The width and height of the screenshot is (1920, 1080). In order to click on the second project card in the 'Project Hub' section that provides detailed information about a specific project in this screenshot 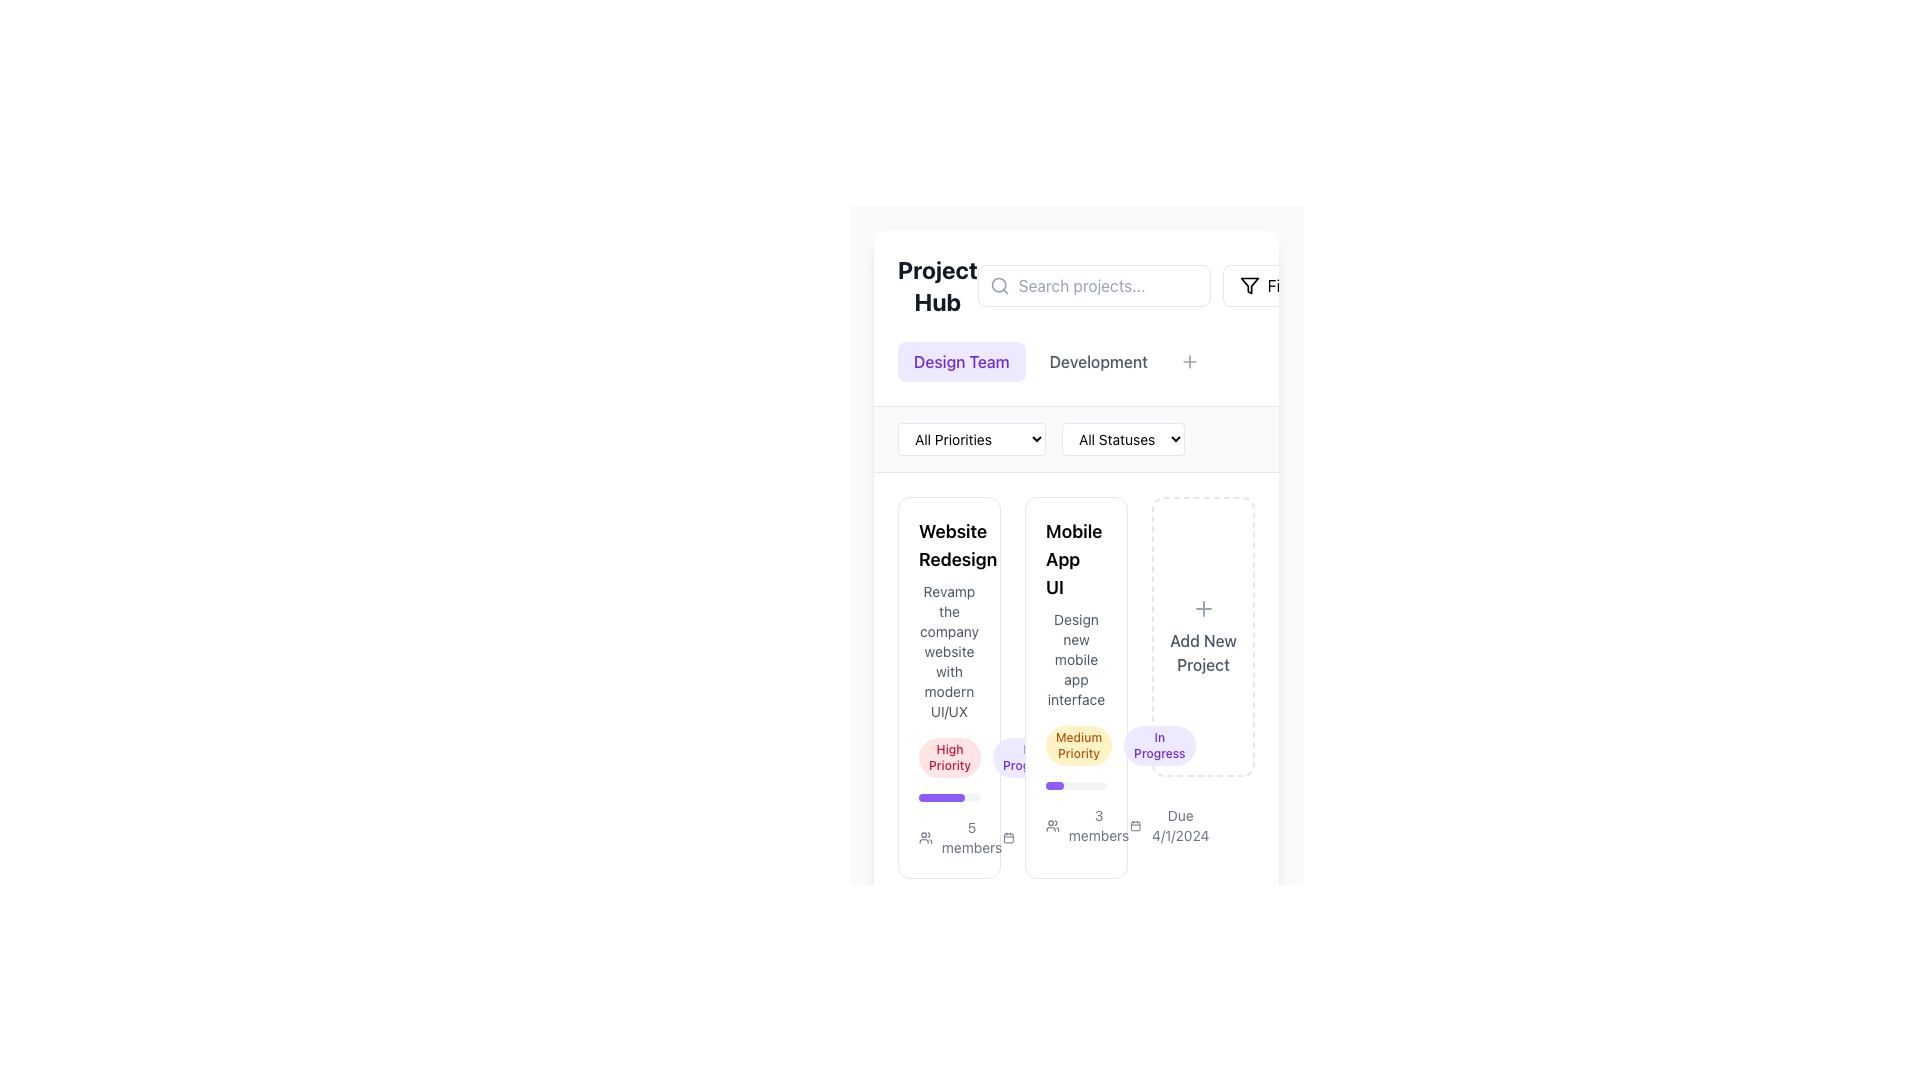, I will do `click(1075, 686)`.